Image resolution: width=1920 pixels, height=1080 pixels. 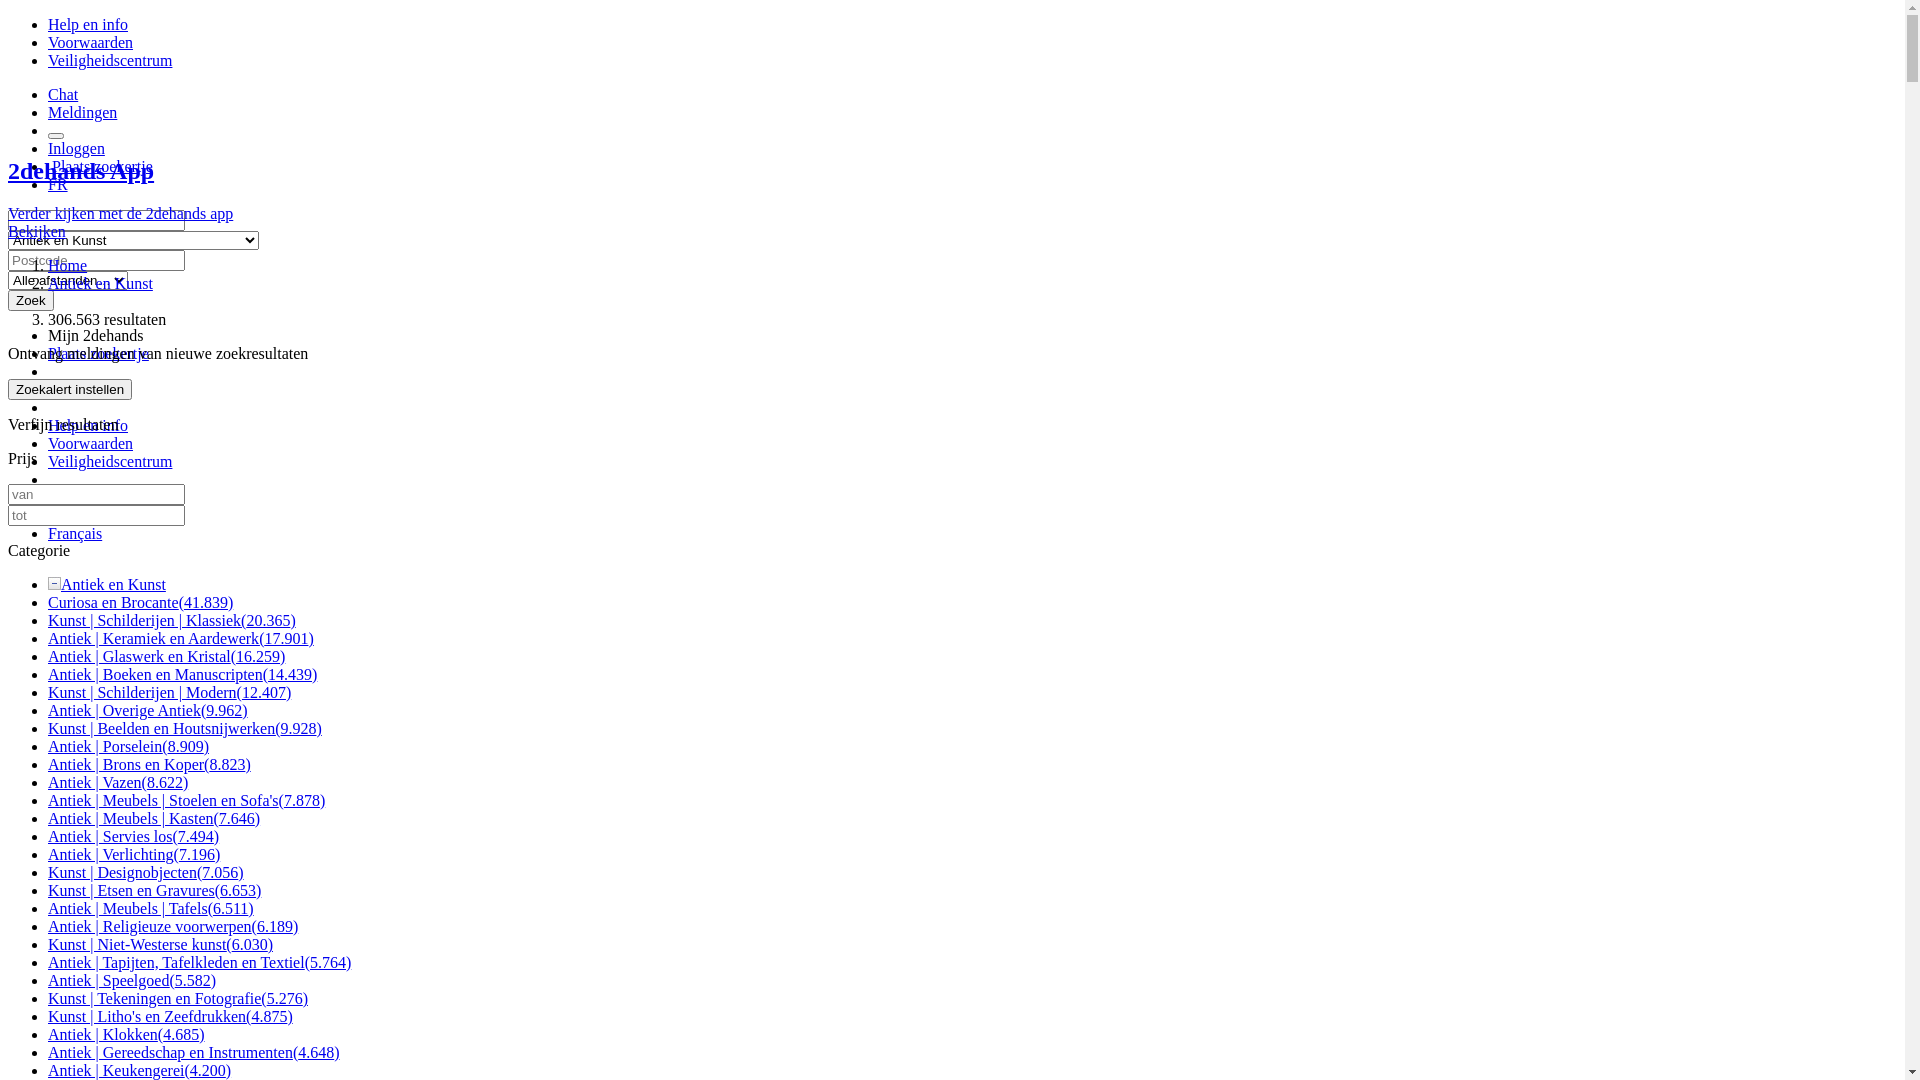 What do you see at coordinates (48, 728) in the screenshot?
I see `'Kunst | Beelden en Houtsnijwerken(9.928)'` at bounding box center [48, 728].